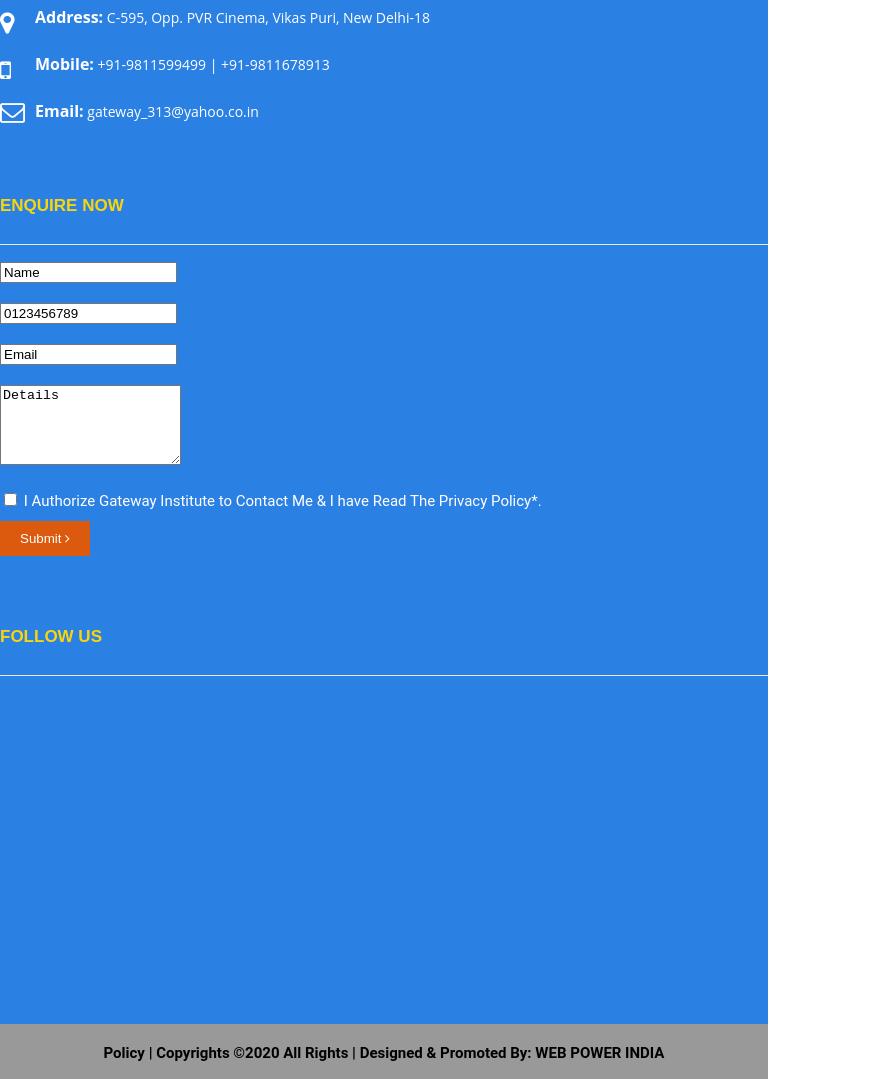  What do you see at coordinates (33, 111) in the screenshot?
I see `'Email:'` at bounding box center [33, 111].